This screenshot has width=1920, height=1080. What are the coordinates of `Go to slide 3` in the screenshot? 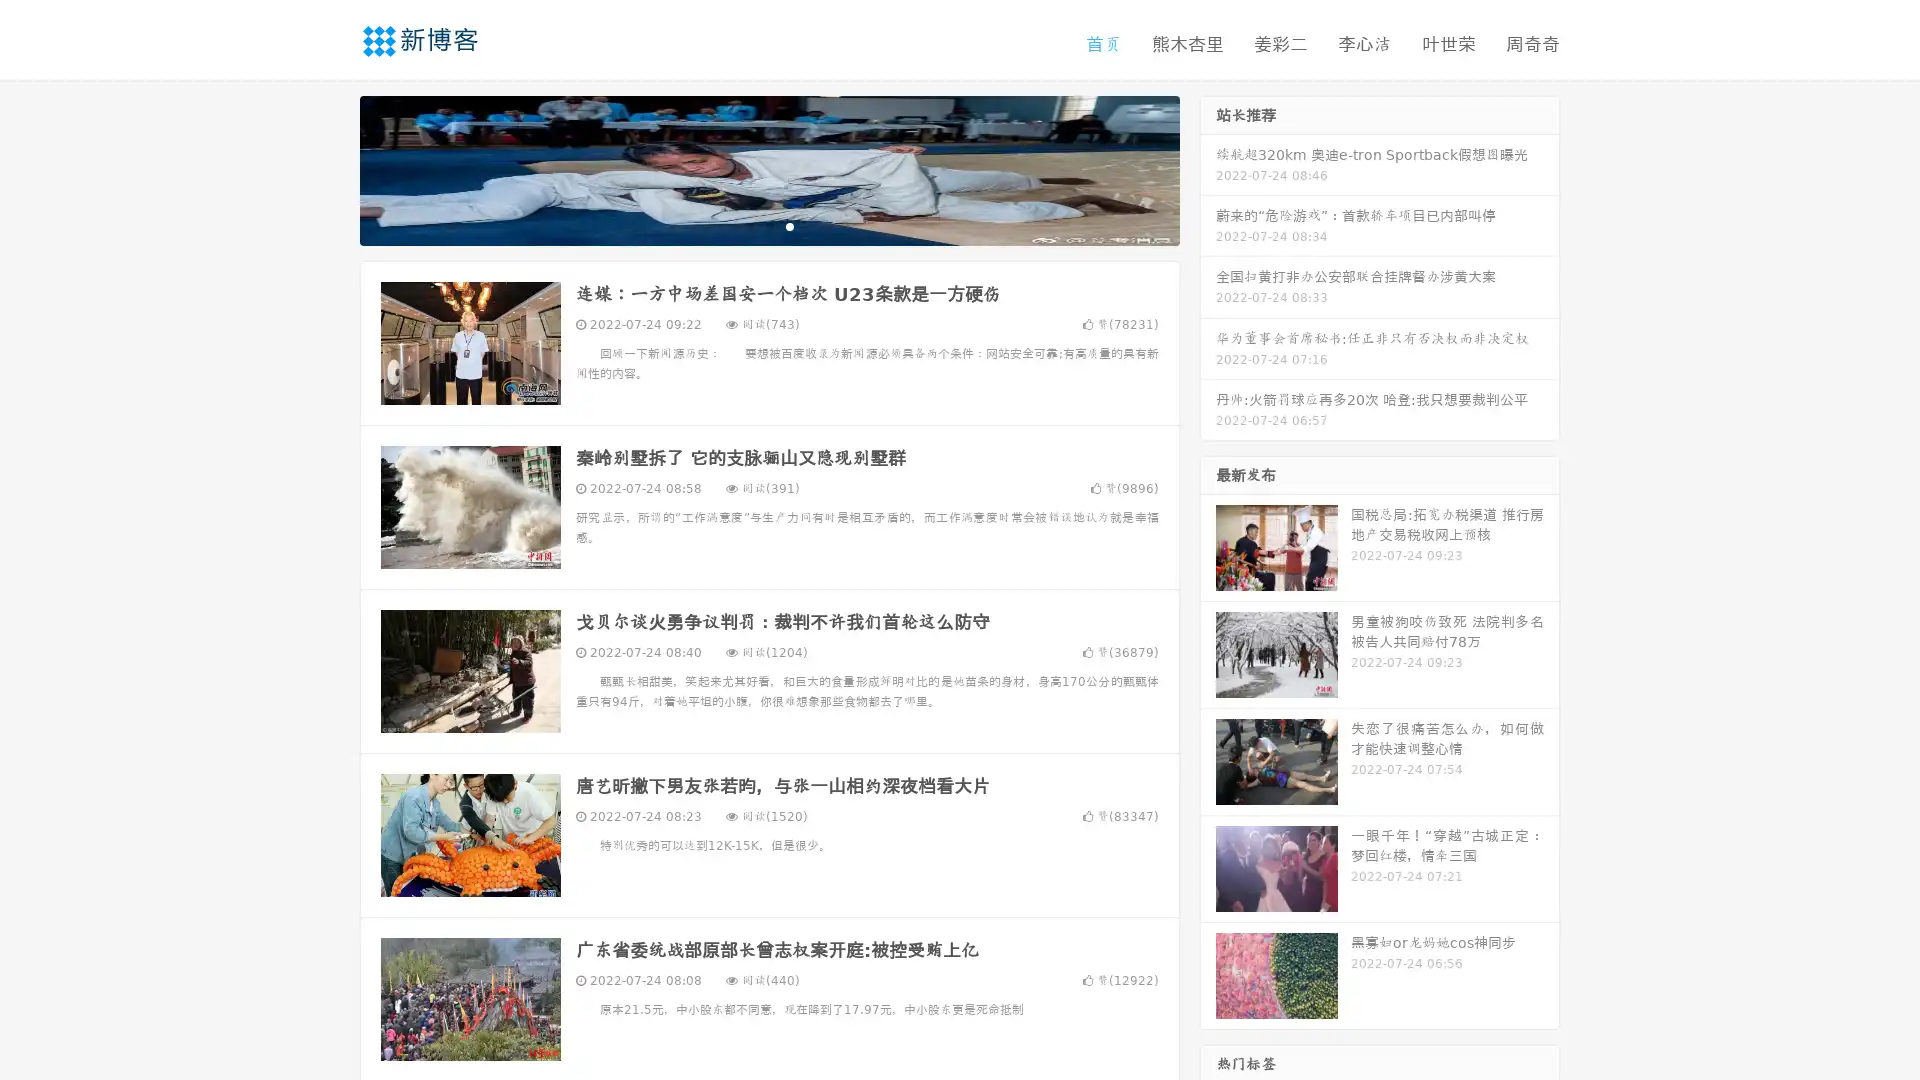 It's located at (789, 225).